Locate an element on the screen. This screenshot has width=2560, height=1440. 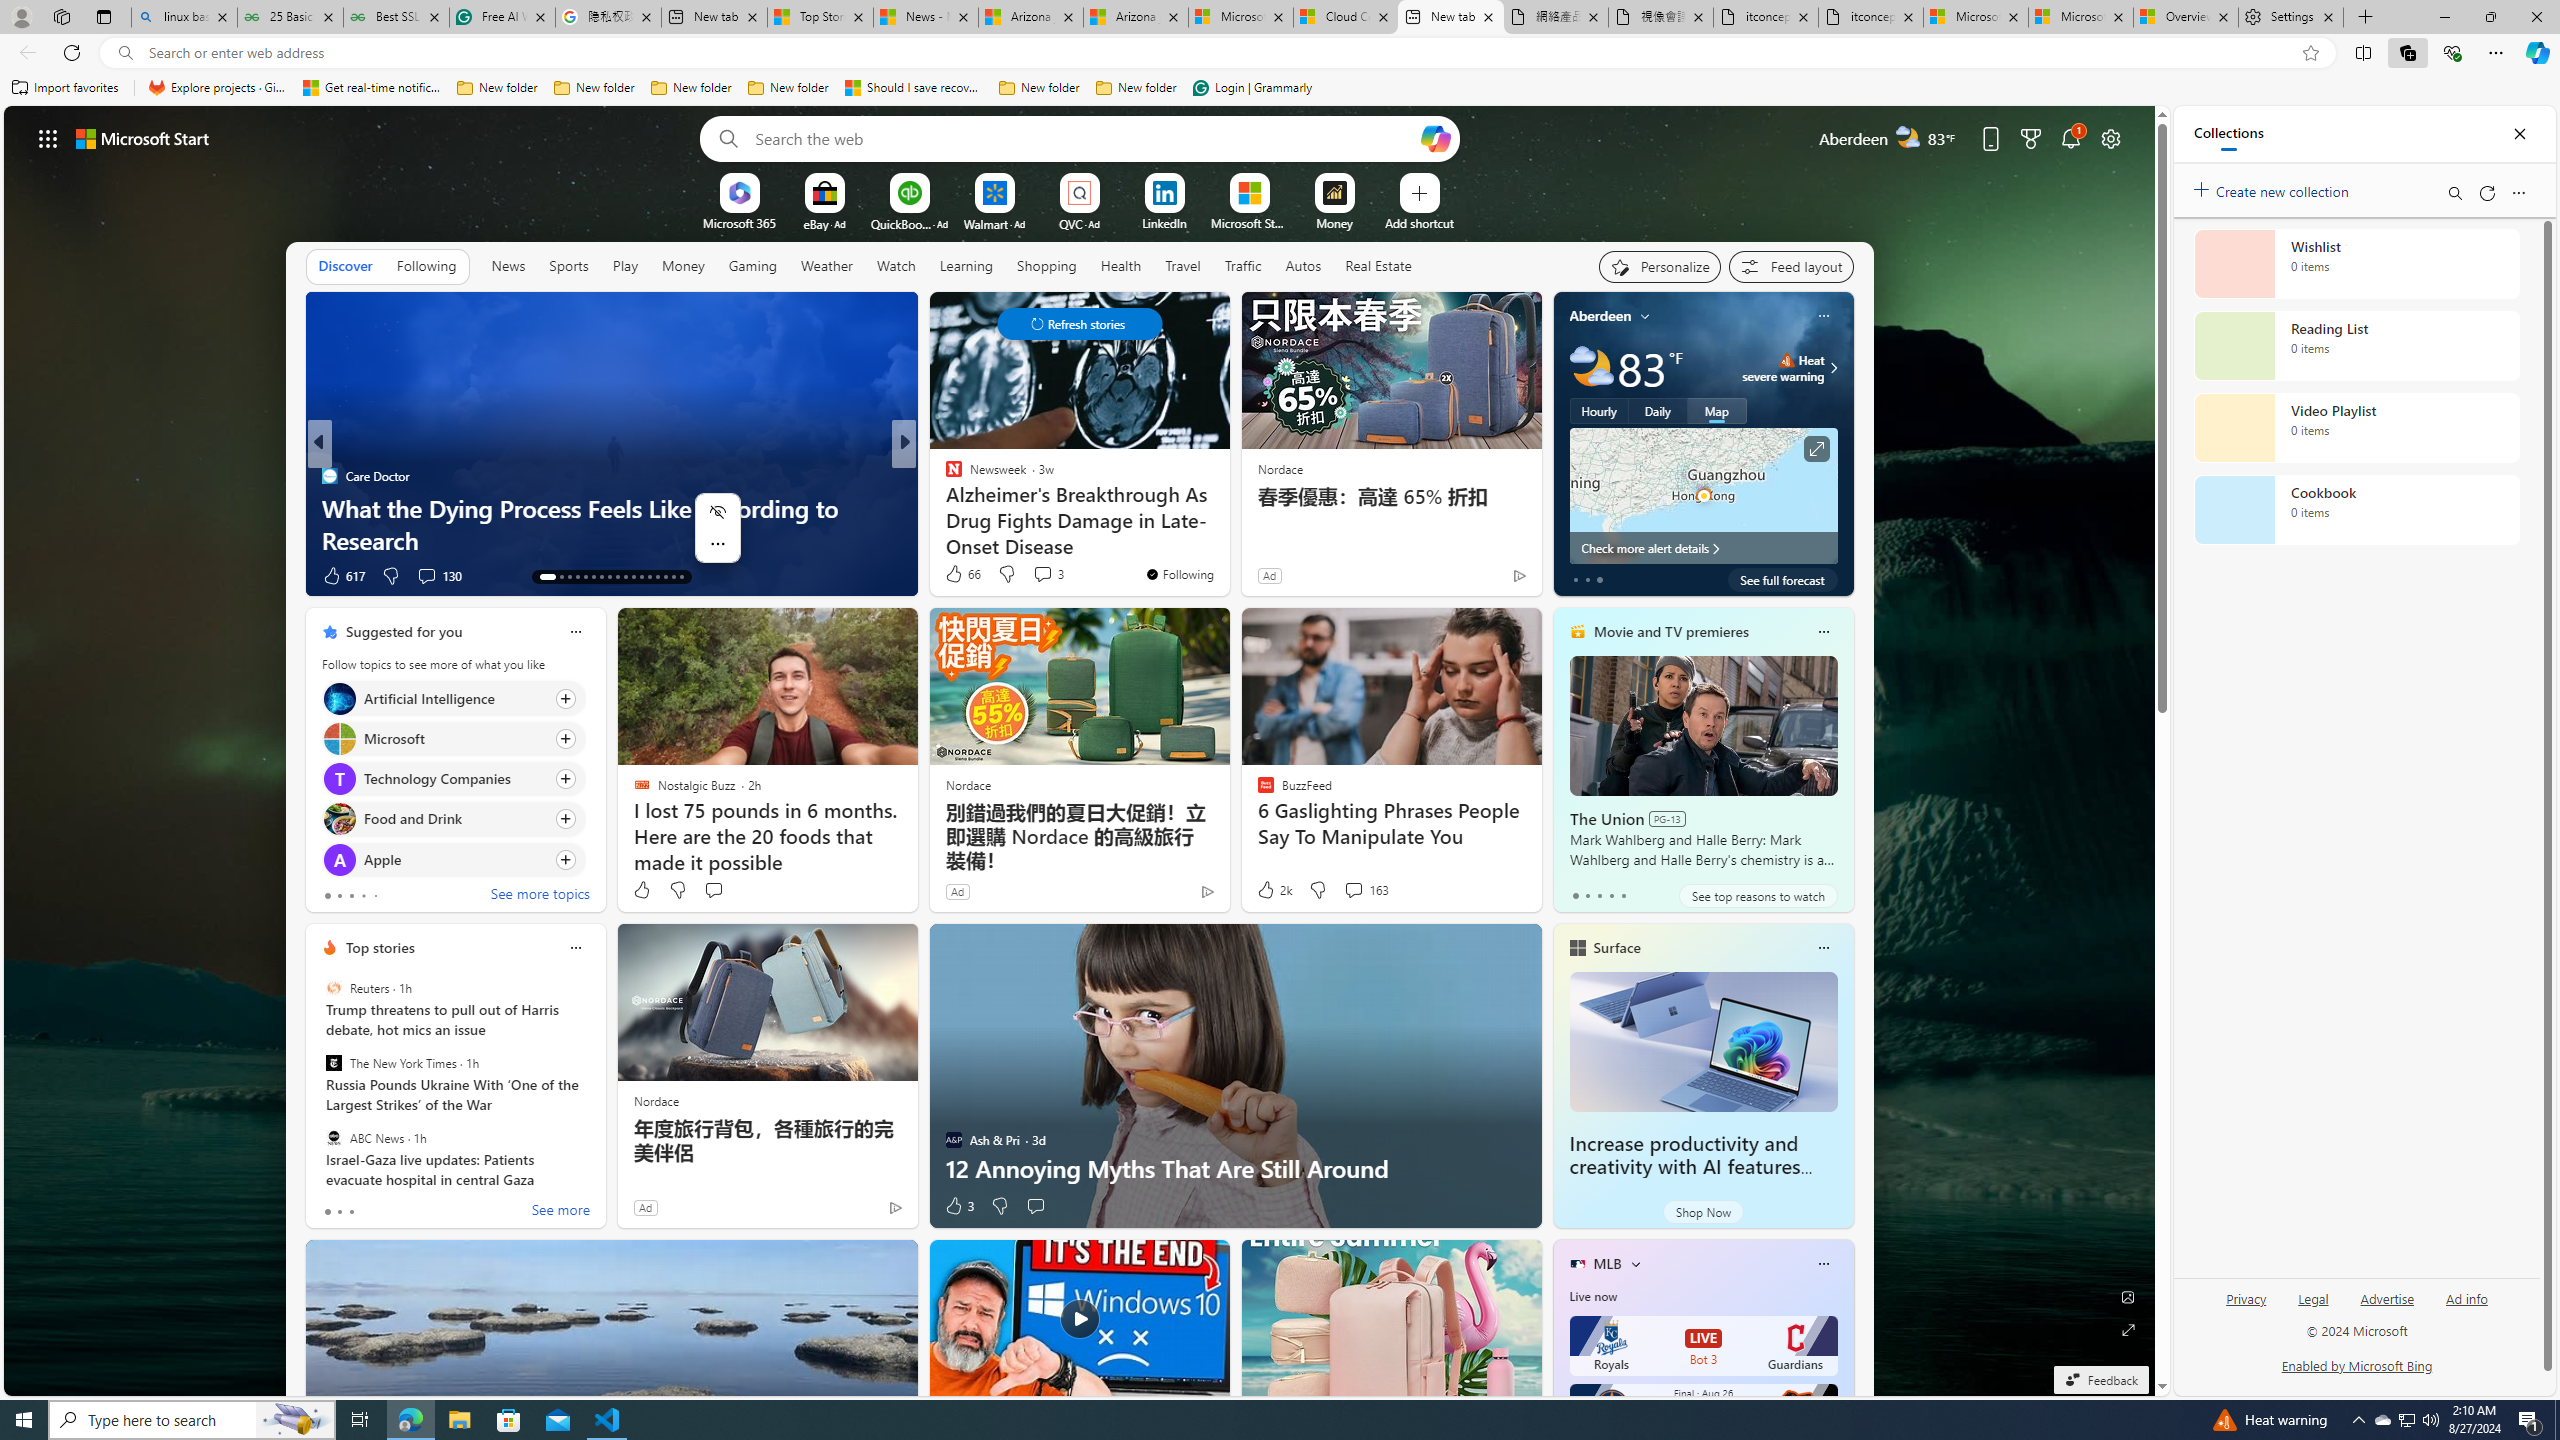
'AutomationID: tab-18' is located at coordinates (592, 577).